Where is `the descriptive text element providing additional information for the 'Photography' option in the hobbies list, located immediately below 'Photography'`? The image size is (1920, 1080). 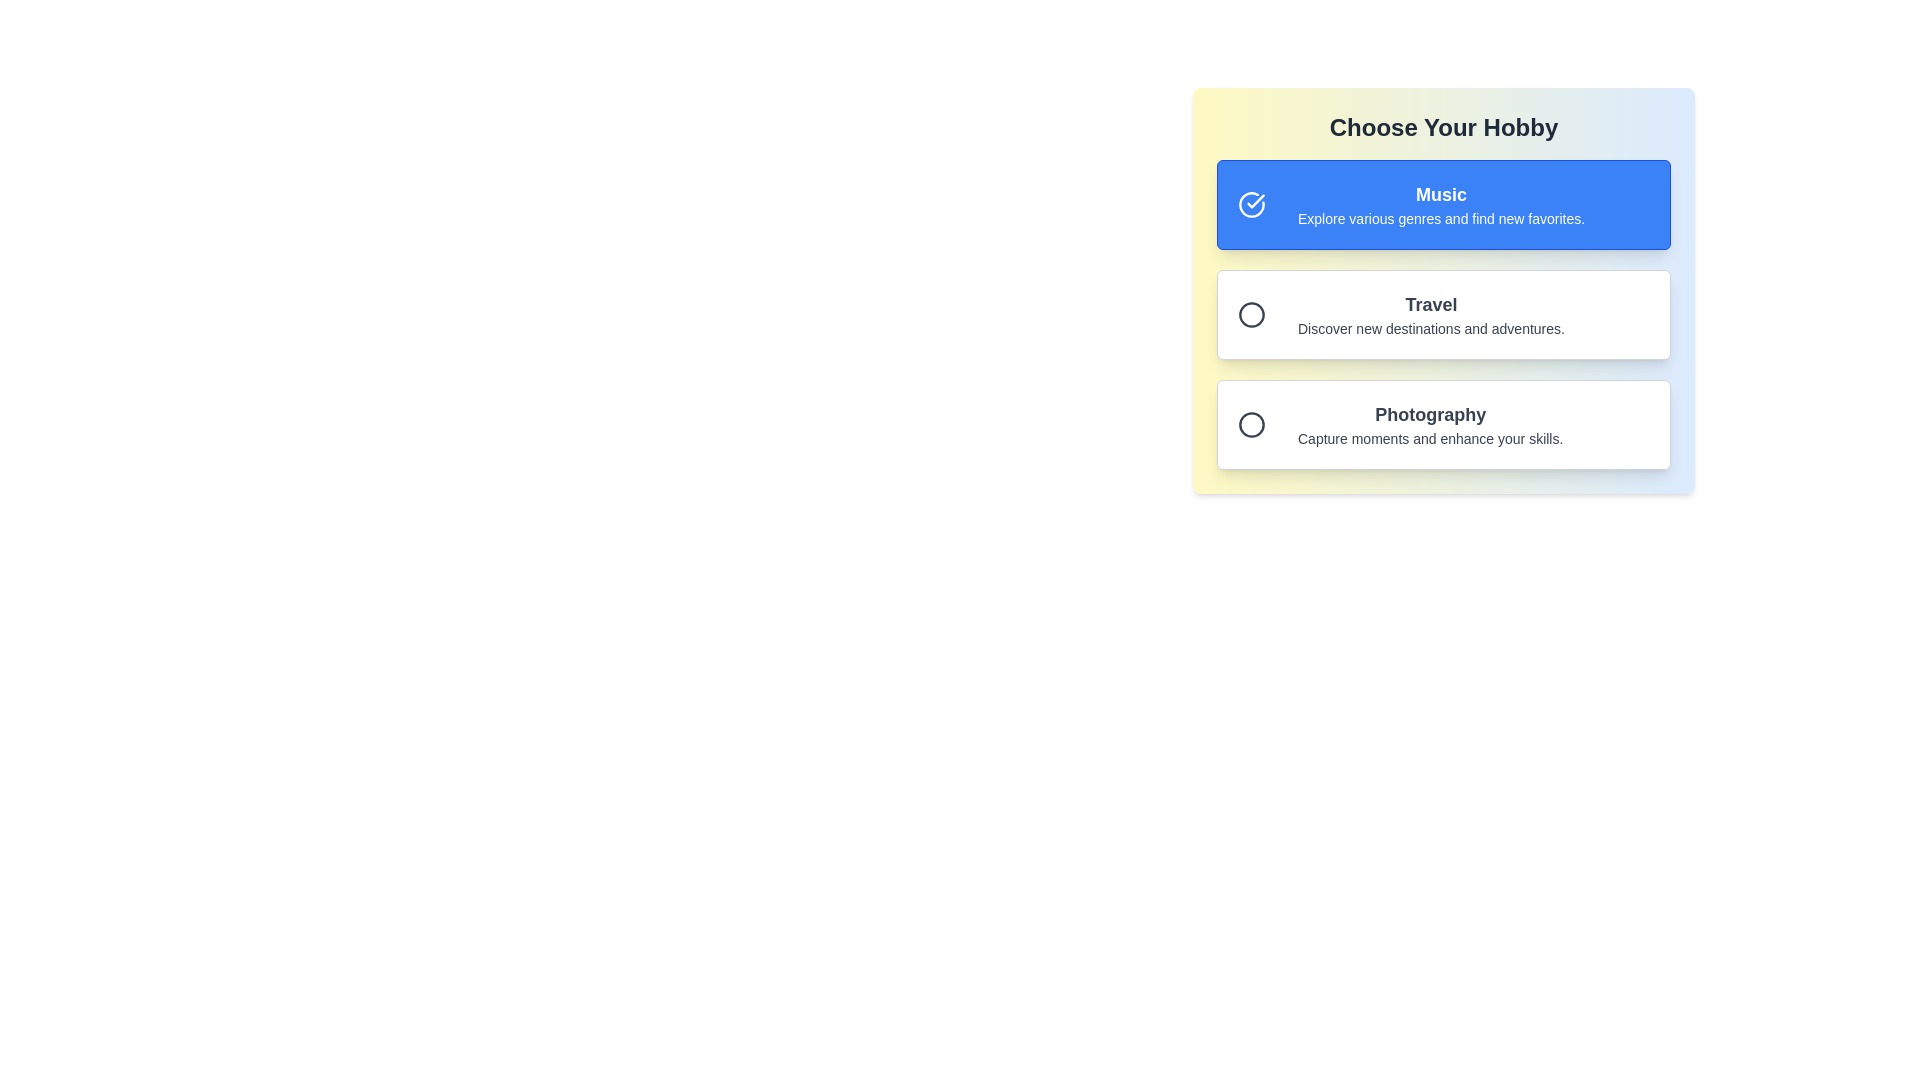 the descriptive text element providing additional information for the 'Photography' option in the hobbies list, located immediately below 'Photography' is located at coordinates (1429, 438).